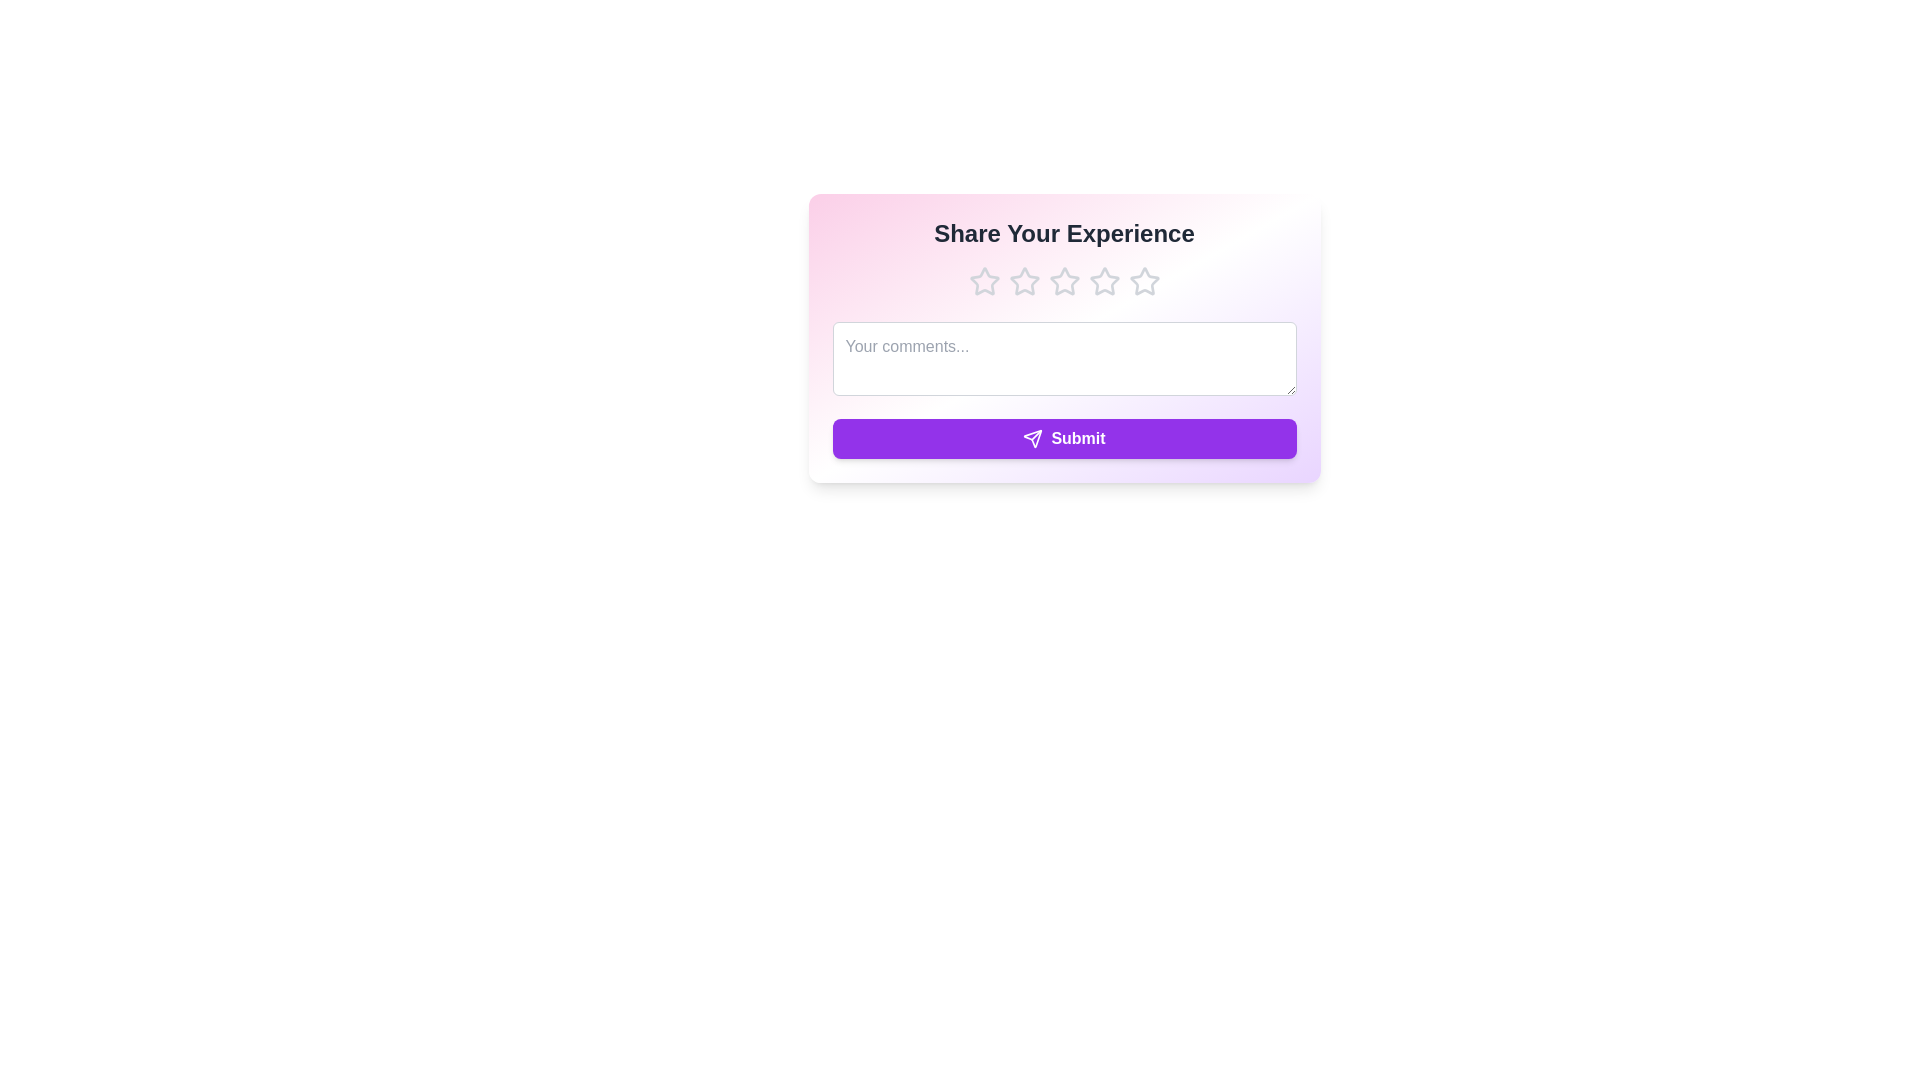 The width and height of the screenshot is (1920, 1080). I want to click on the third star in the rating component, so click(1063, 281).